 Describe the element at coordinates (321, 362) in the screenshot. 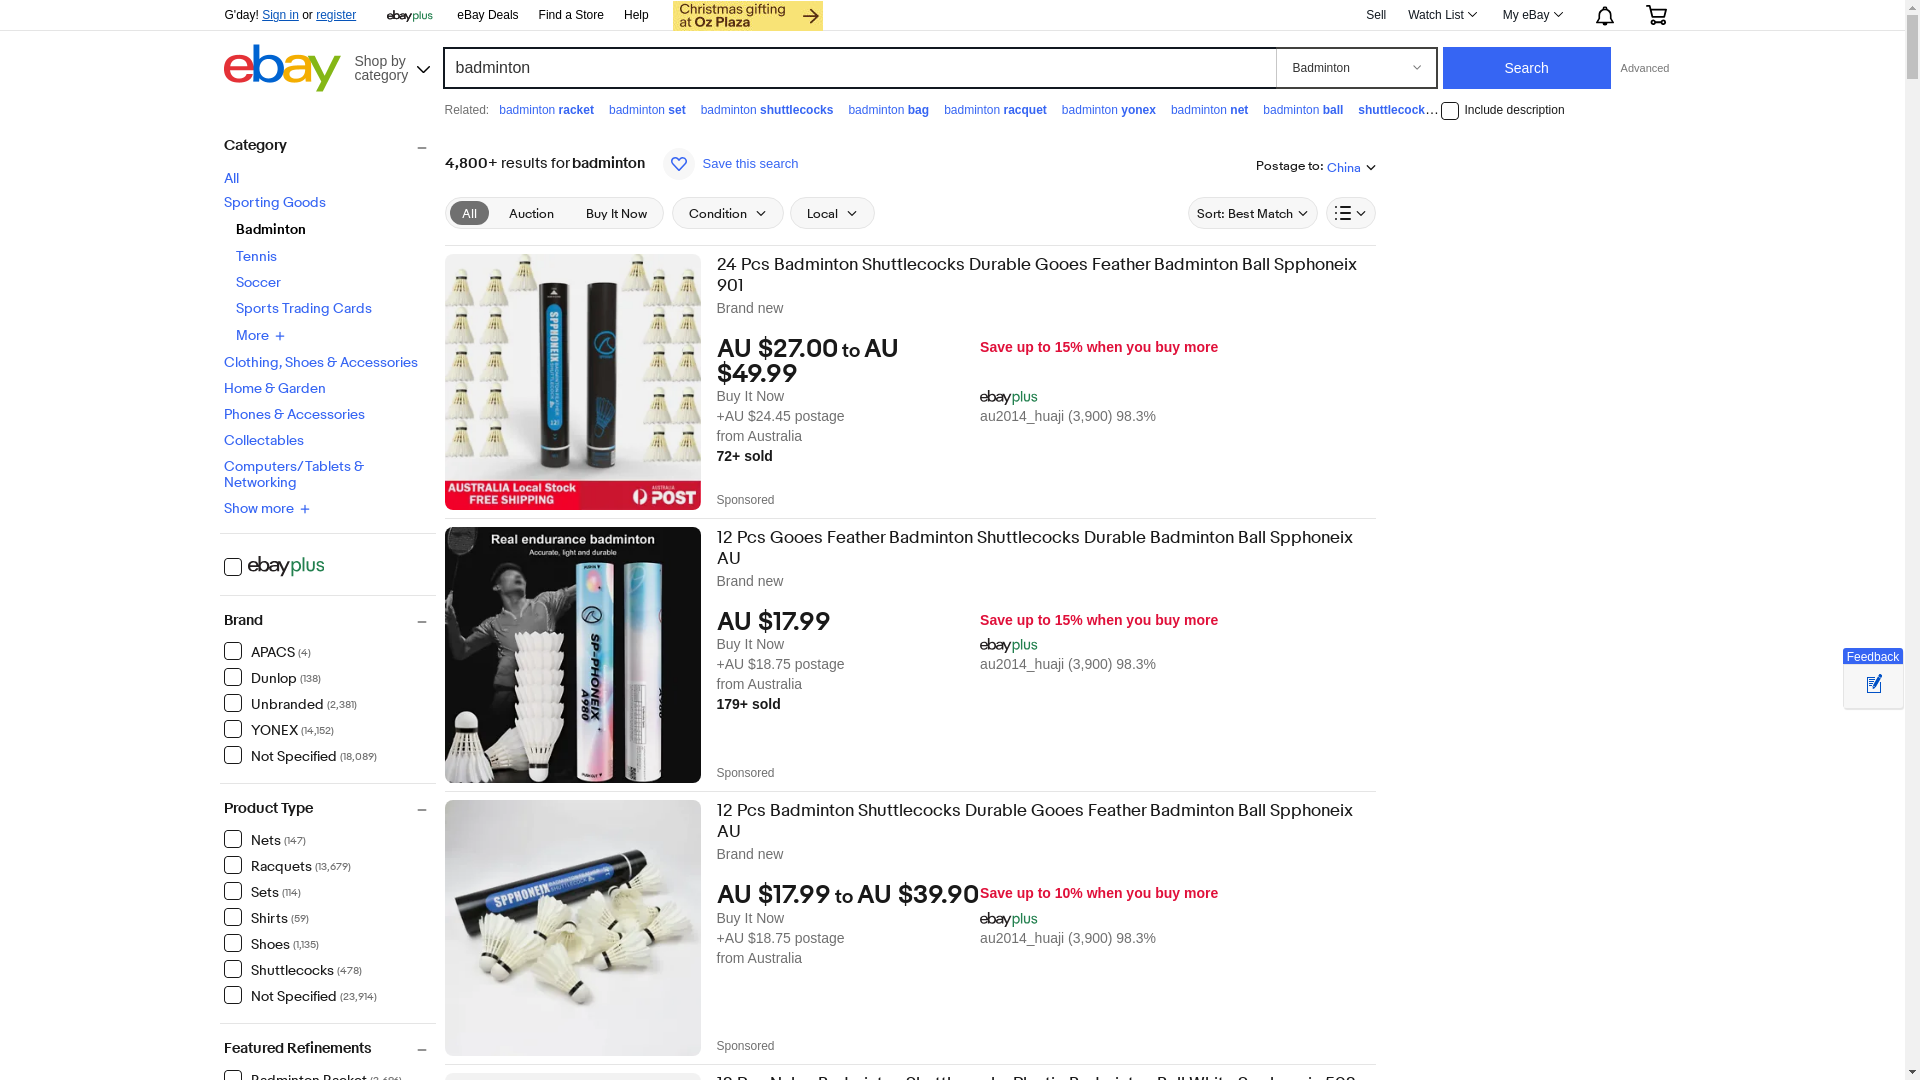

I see `'Clothing, Shoes & Accessories'` at that location.